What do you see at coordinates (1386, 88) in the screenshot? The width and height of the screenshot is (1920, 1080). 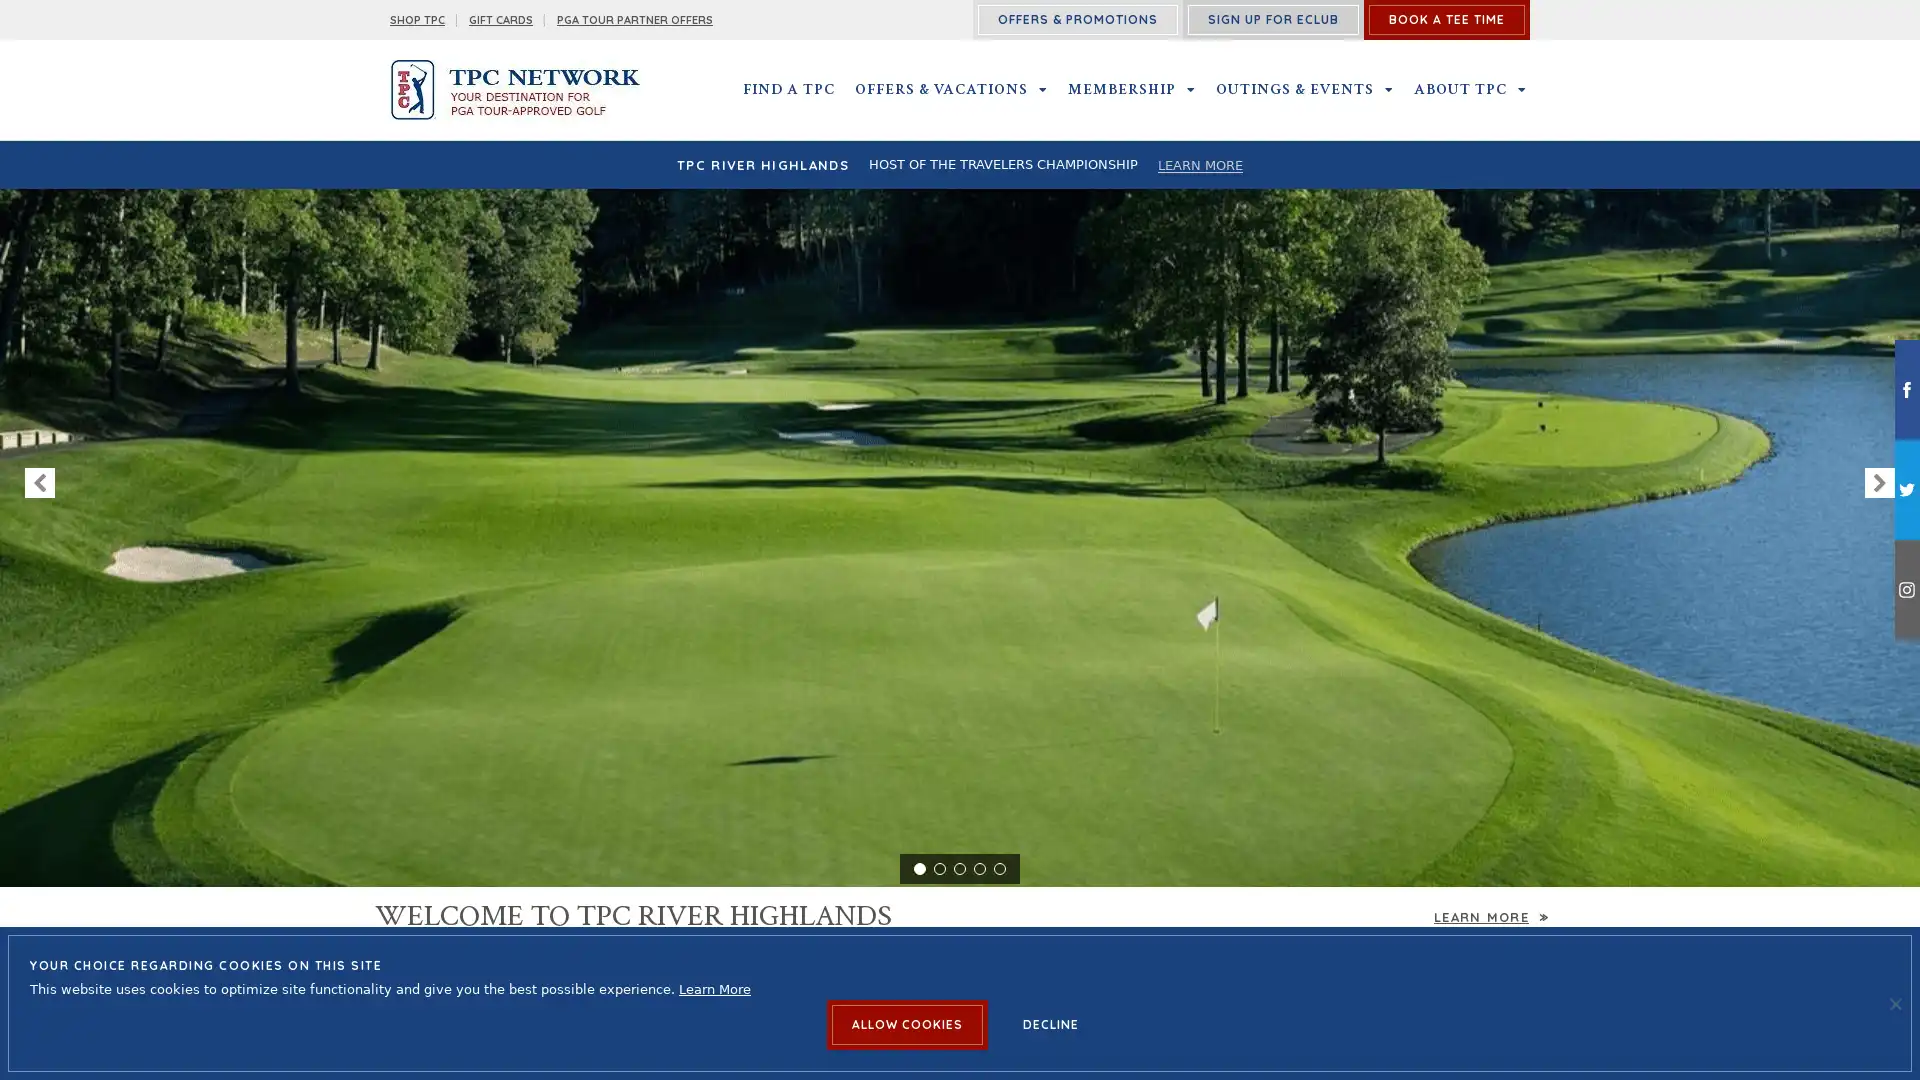 I see `OUTINGS & EVENTS SUBMENU` at bounding box center [1386, 88].